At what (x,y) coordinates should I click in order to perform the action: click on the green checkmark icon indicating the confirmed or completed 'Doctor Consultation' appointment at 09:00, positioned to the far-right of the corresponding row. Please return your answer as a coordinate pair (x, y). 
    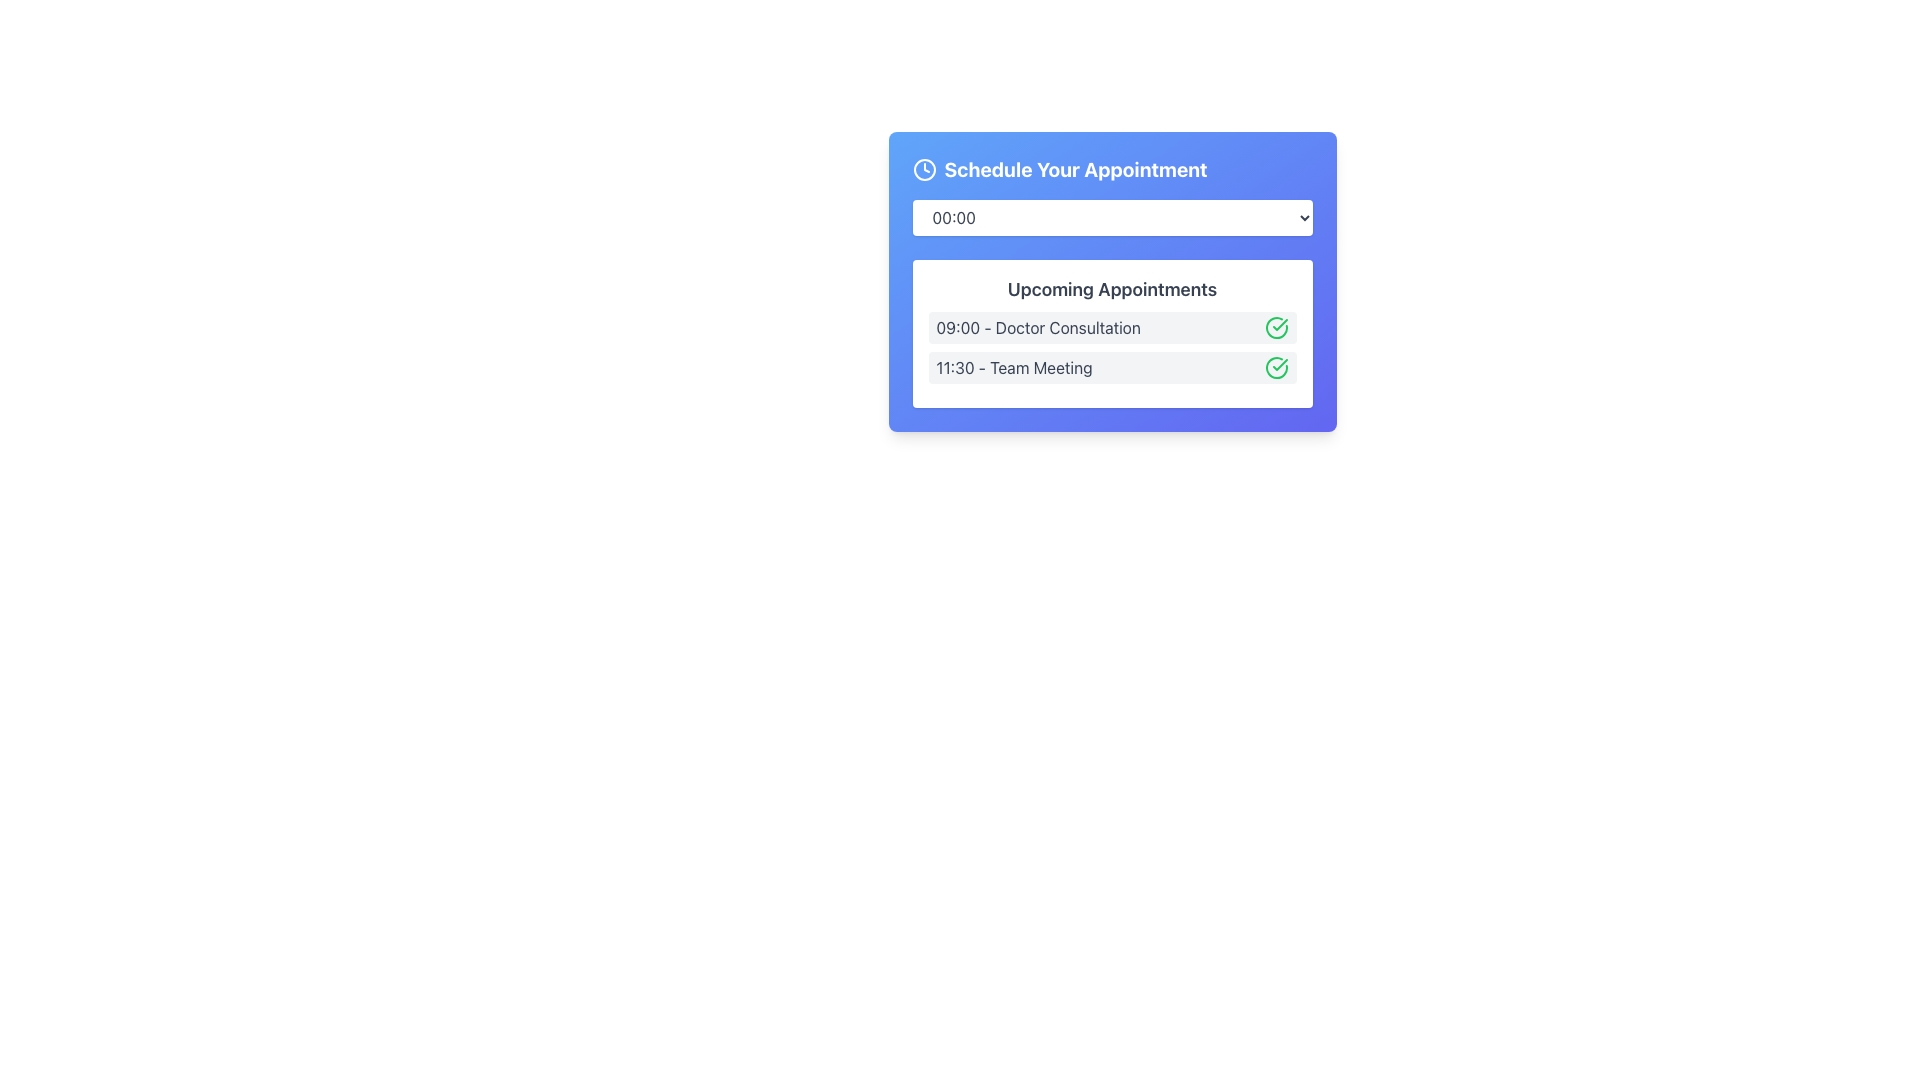
    Looking at the image, I should click on (1275, 326).